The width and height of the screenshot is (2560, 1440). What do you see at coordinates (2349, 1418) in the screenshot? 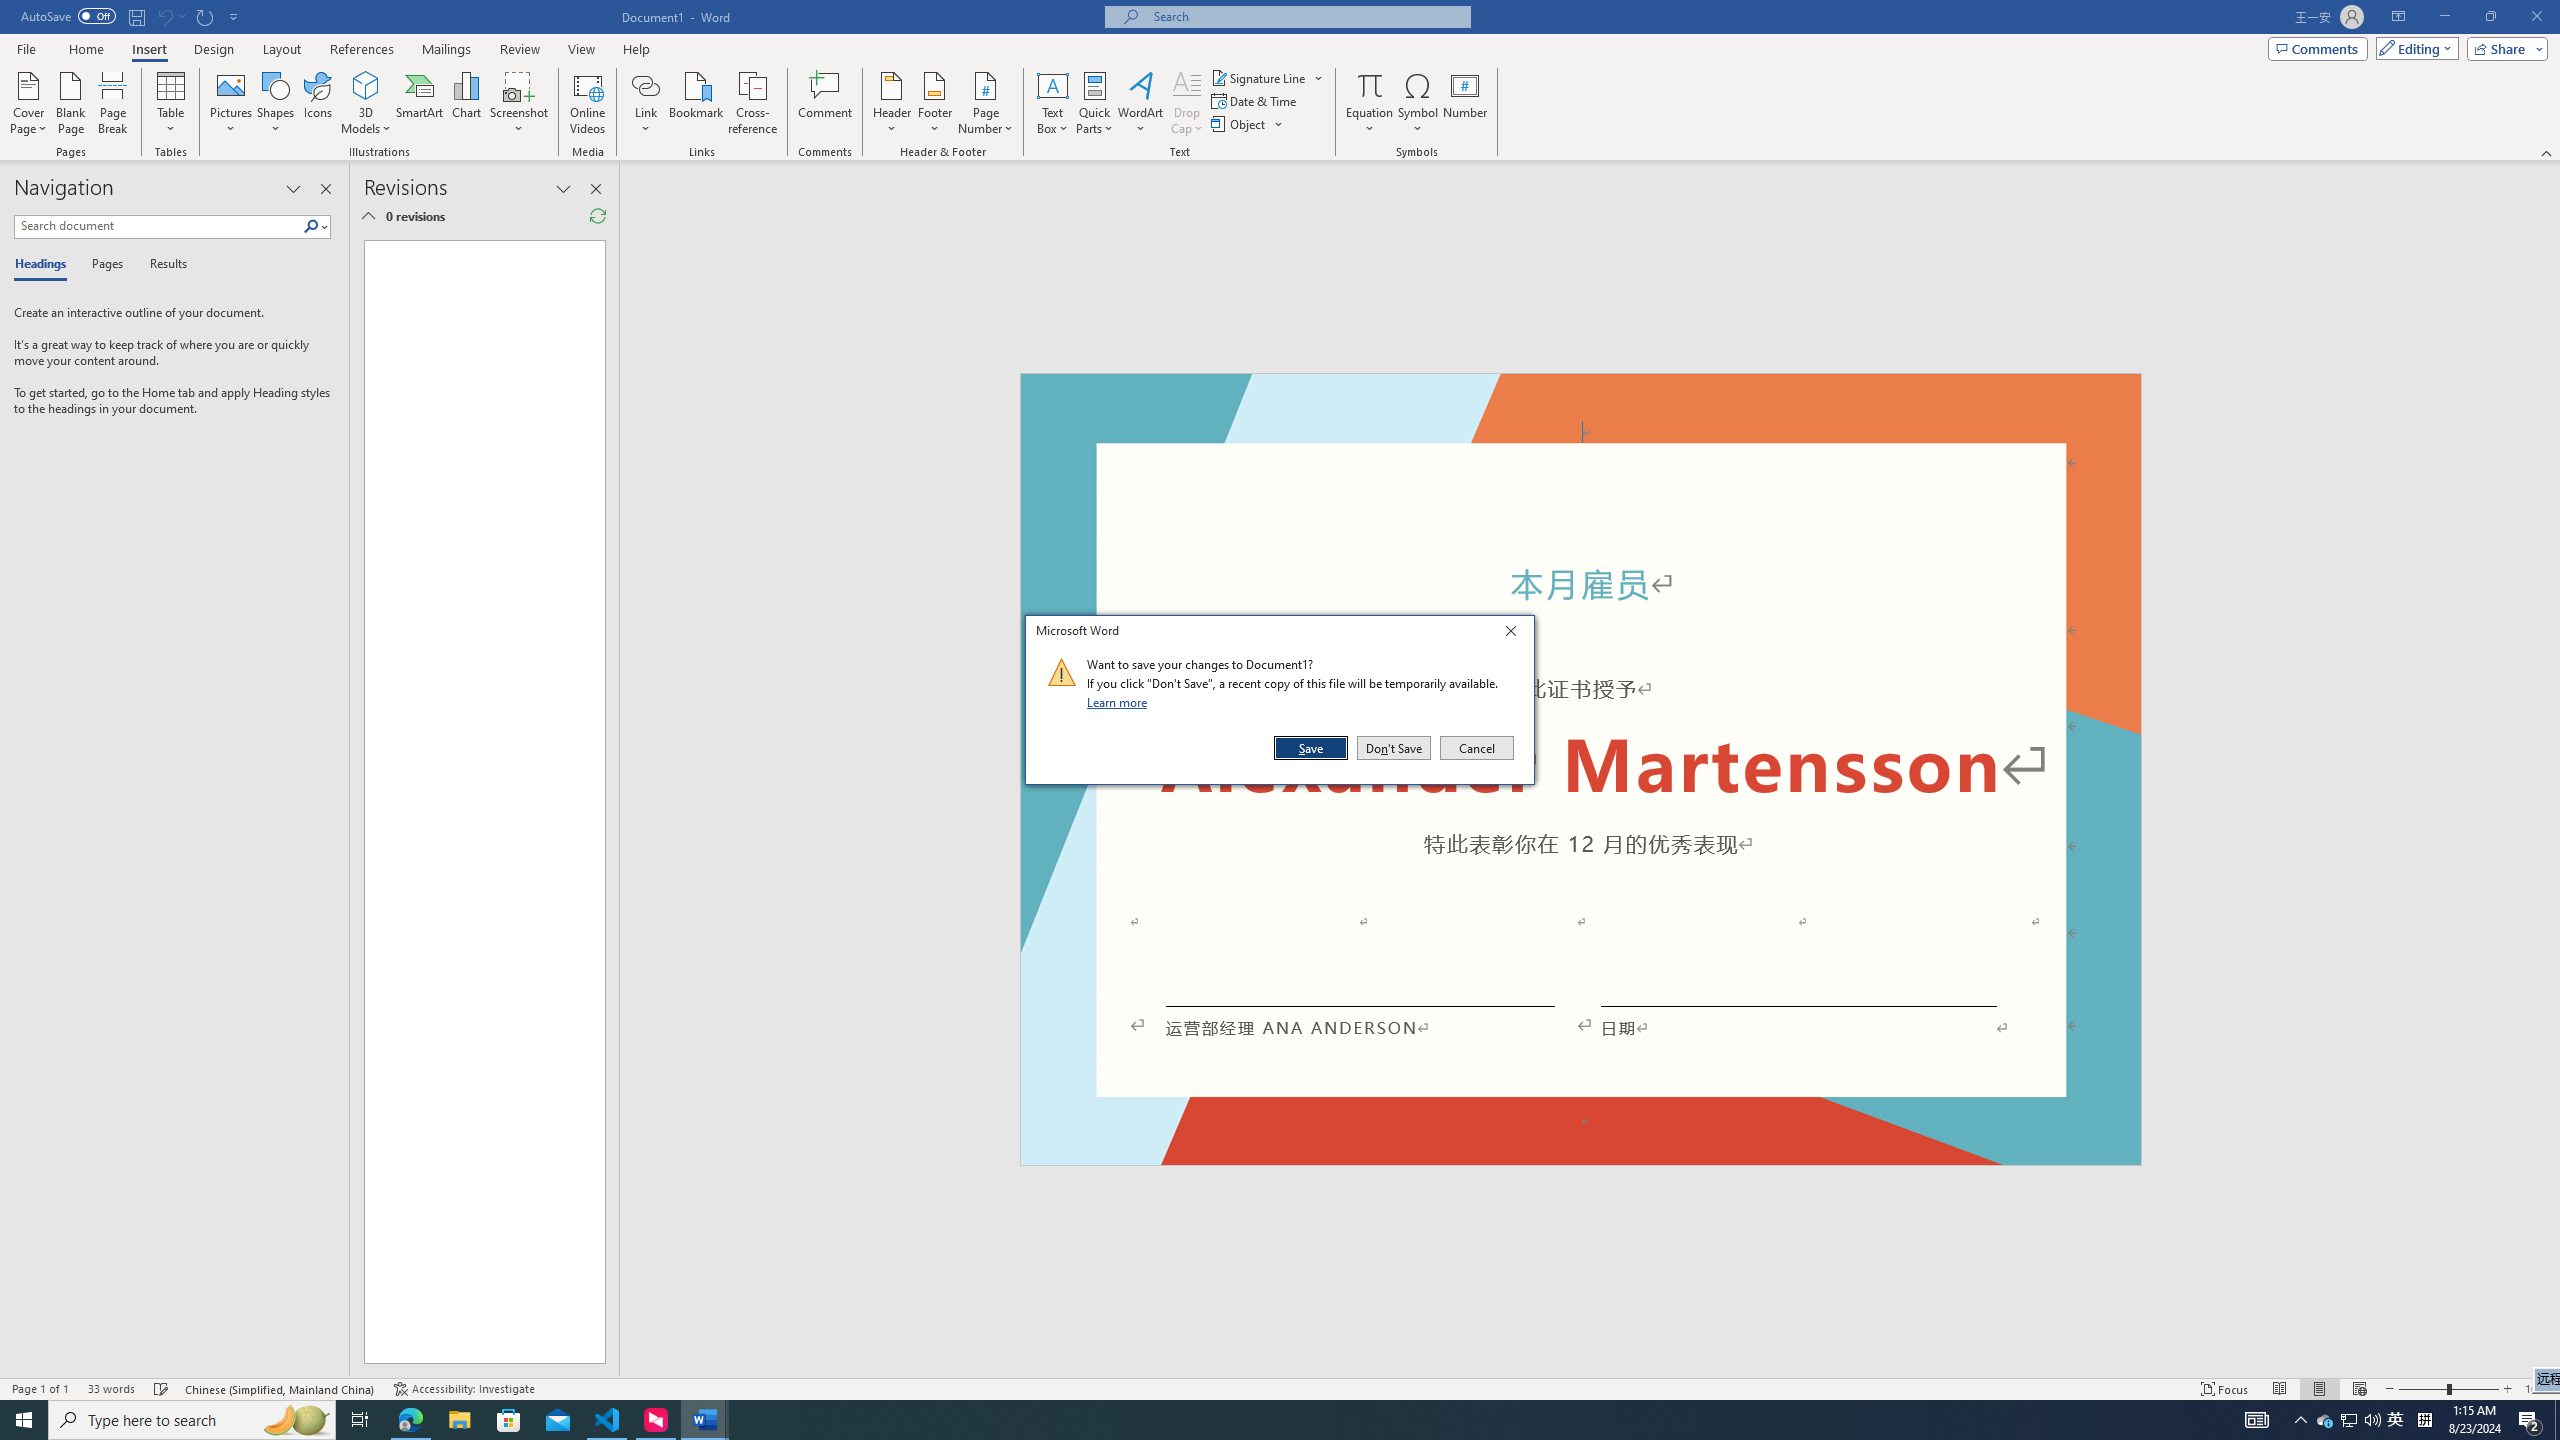
I see `'User Promoted Notification Area'` at bounding box center [2349, 1418].